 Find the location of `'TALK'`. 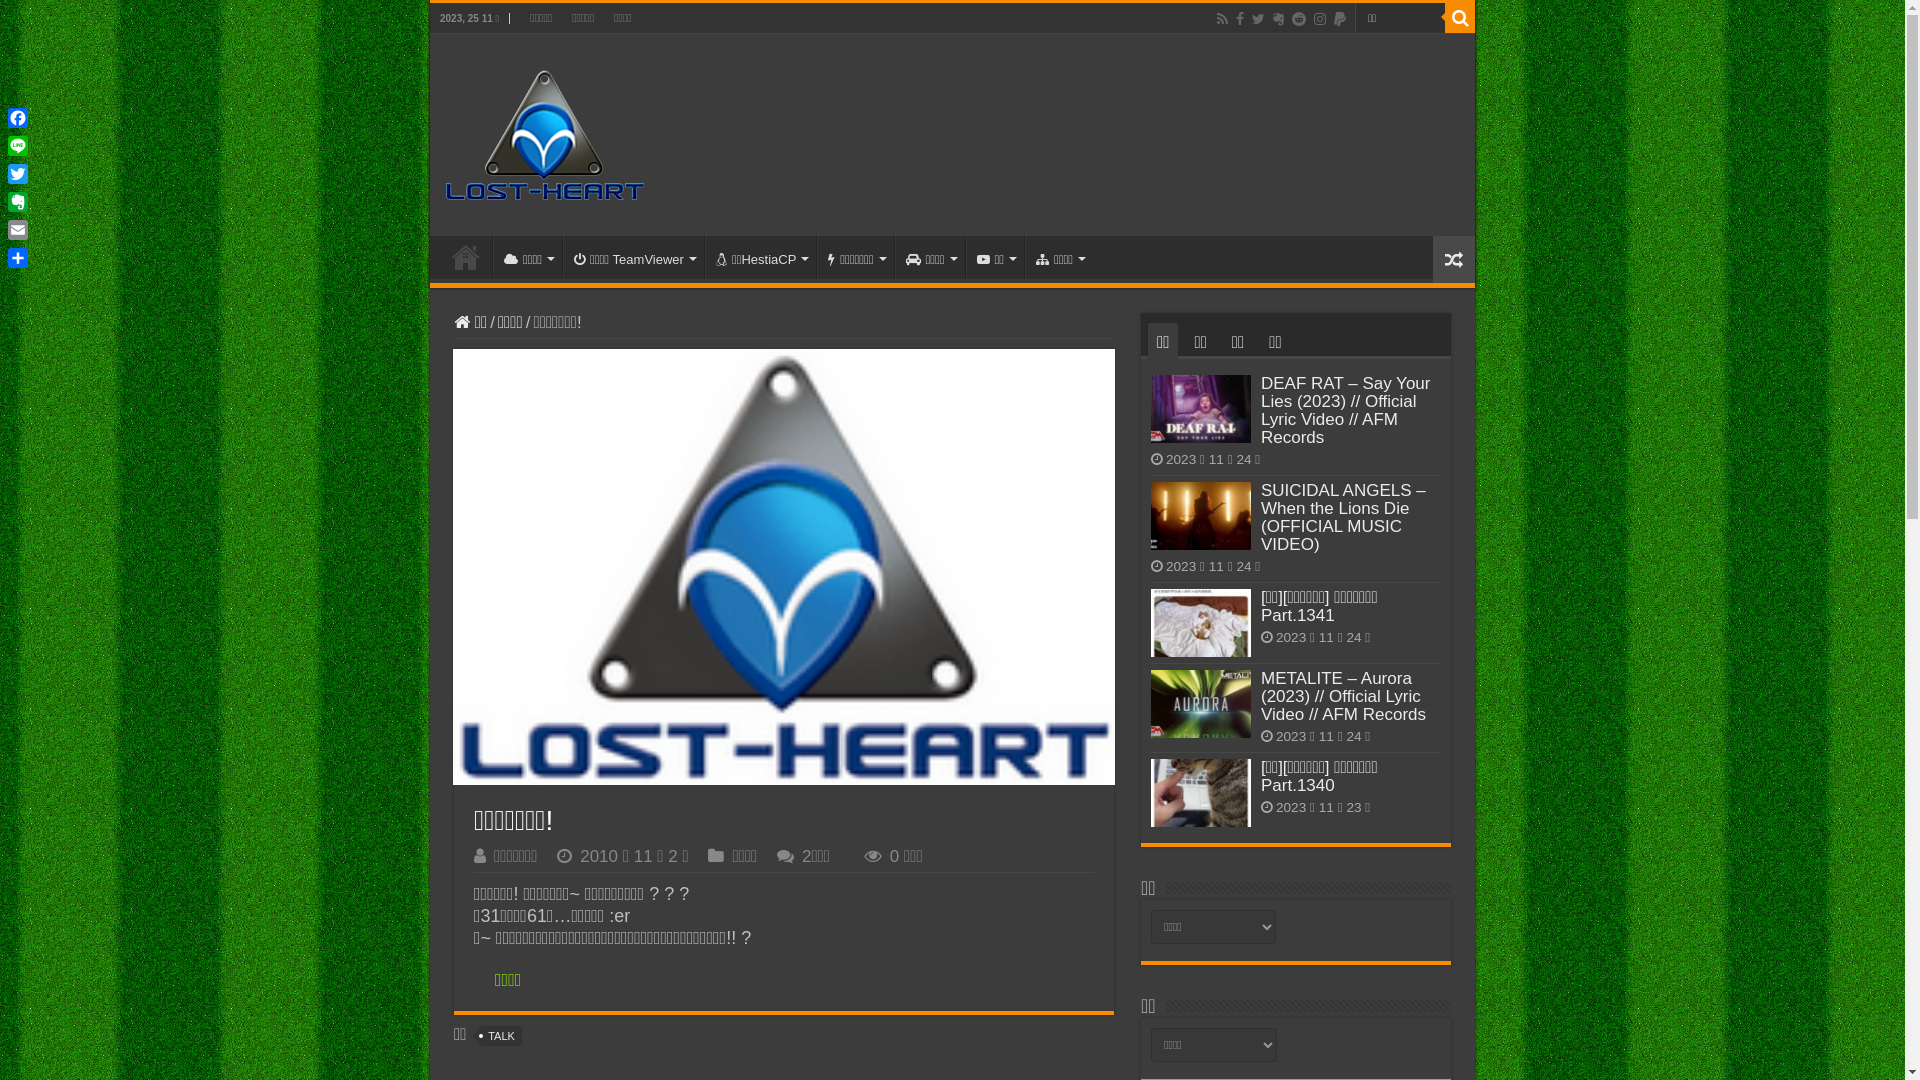

'TALK' is located at coordinates (480, 1035).